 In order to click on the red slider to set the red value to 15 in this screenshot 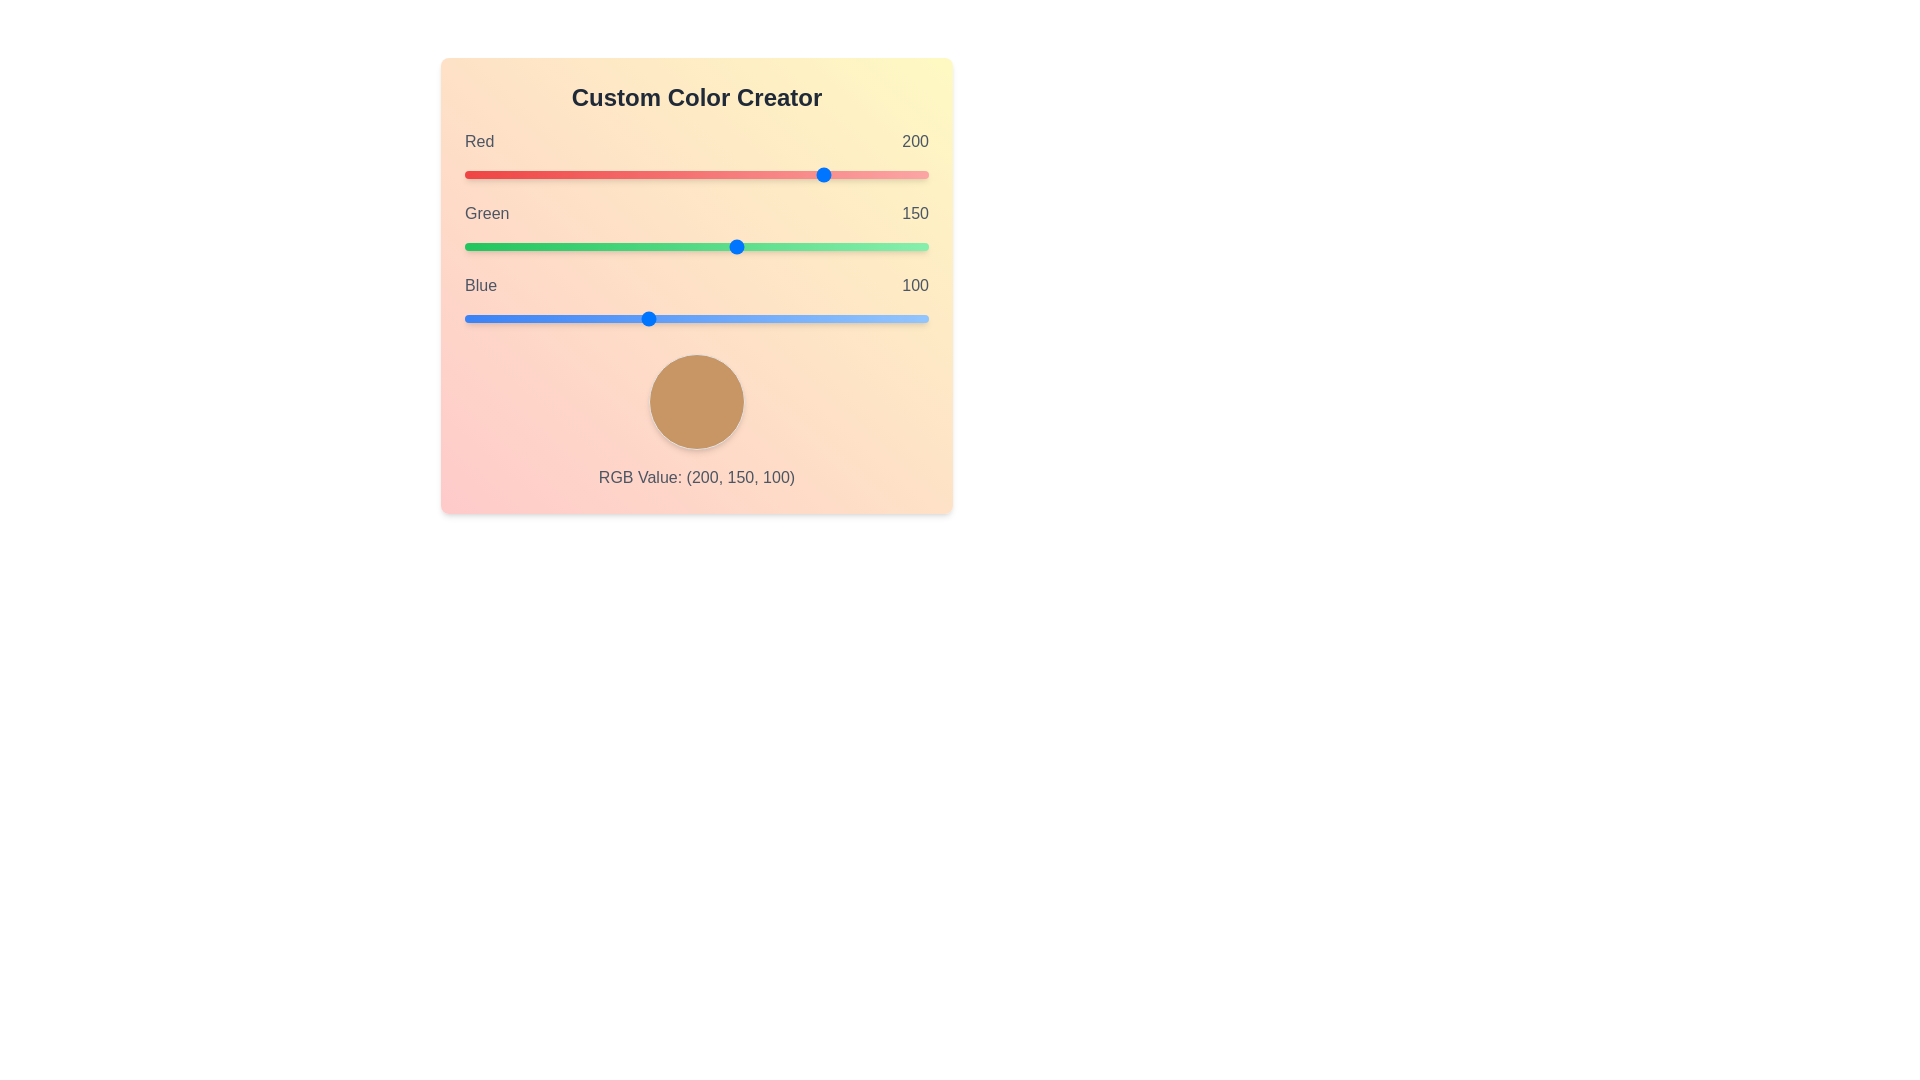, I will do `click(492, 173)`.